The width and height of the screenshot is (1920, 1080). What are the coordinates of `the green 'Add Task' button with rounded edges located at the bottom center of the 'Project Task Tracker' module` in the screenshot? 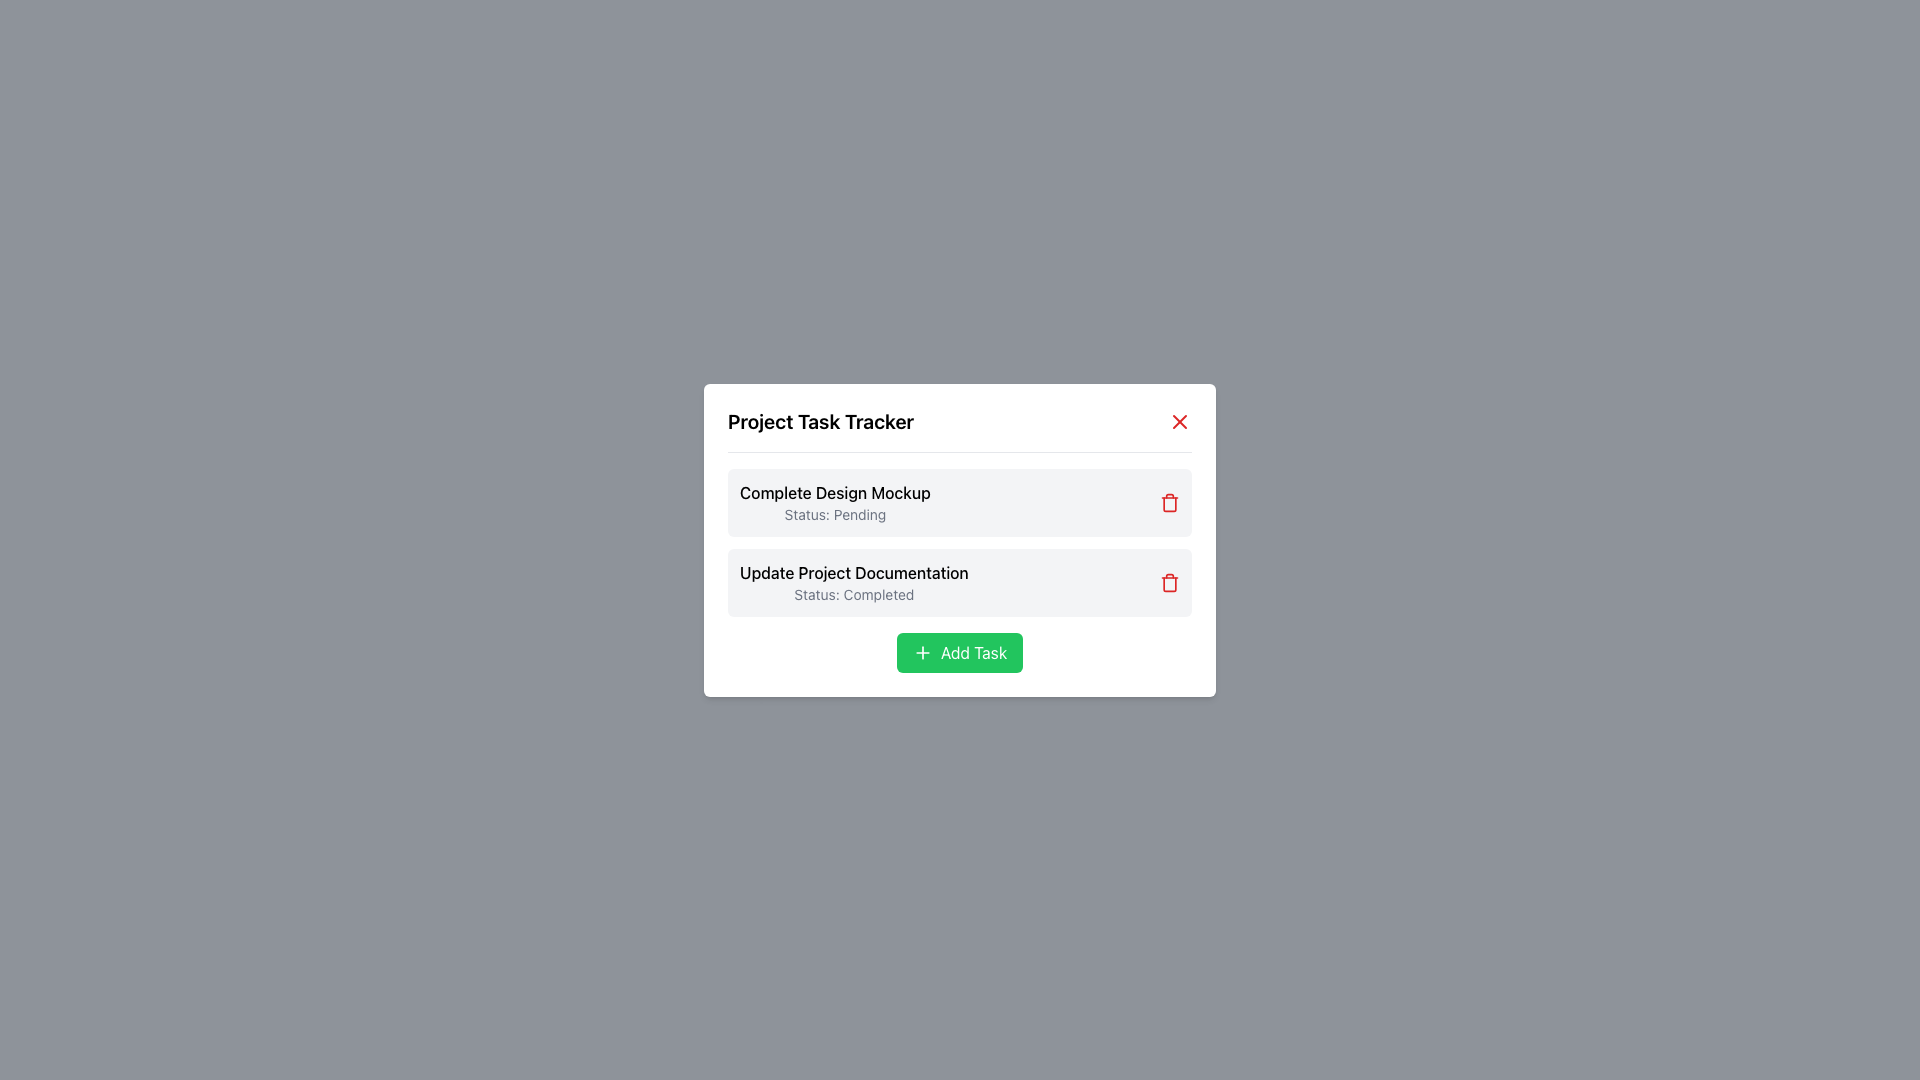 It's located at (960, 652).